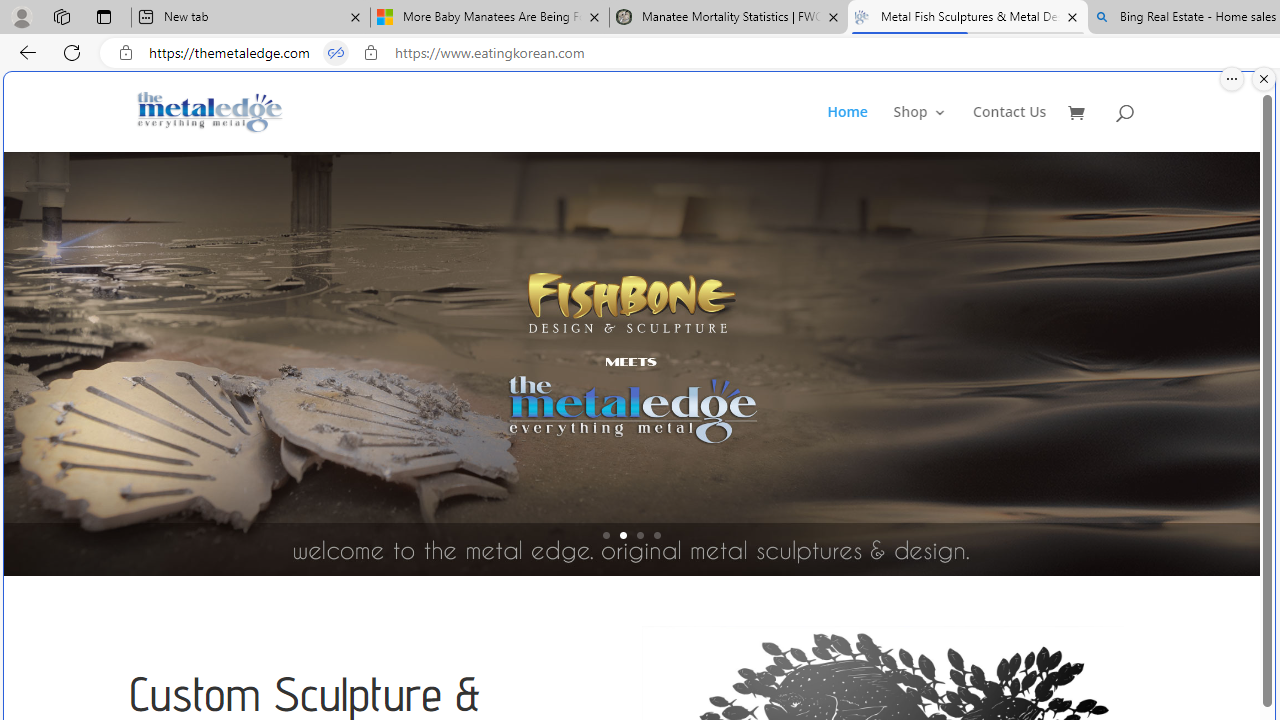 This screenshot has width=1280, height=720. I want to click on '3', so click(640, 534).